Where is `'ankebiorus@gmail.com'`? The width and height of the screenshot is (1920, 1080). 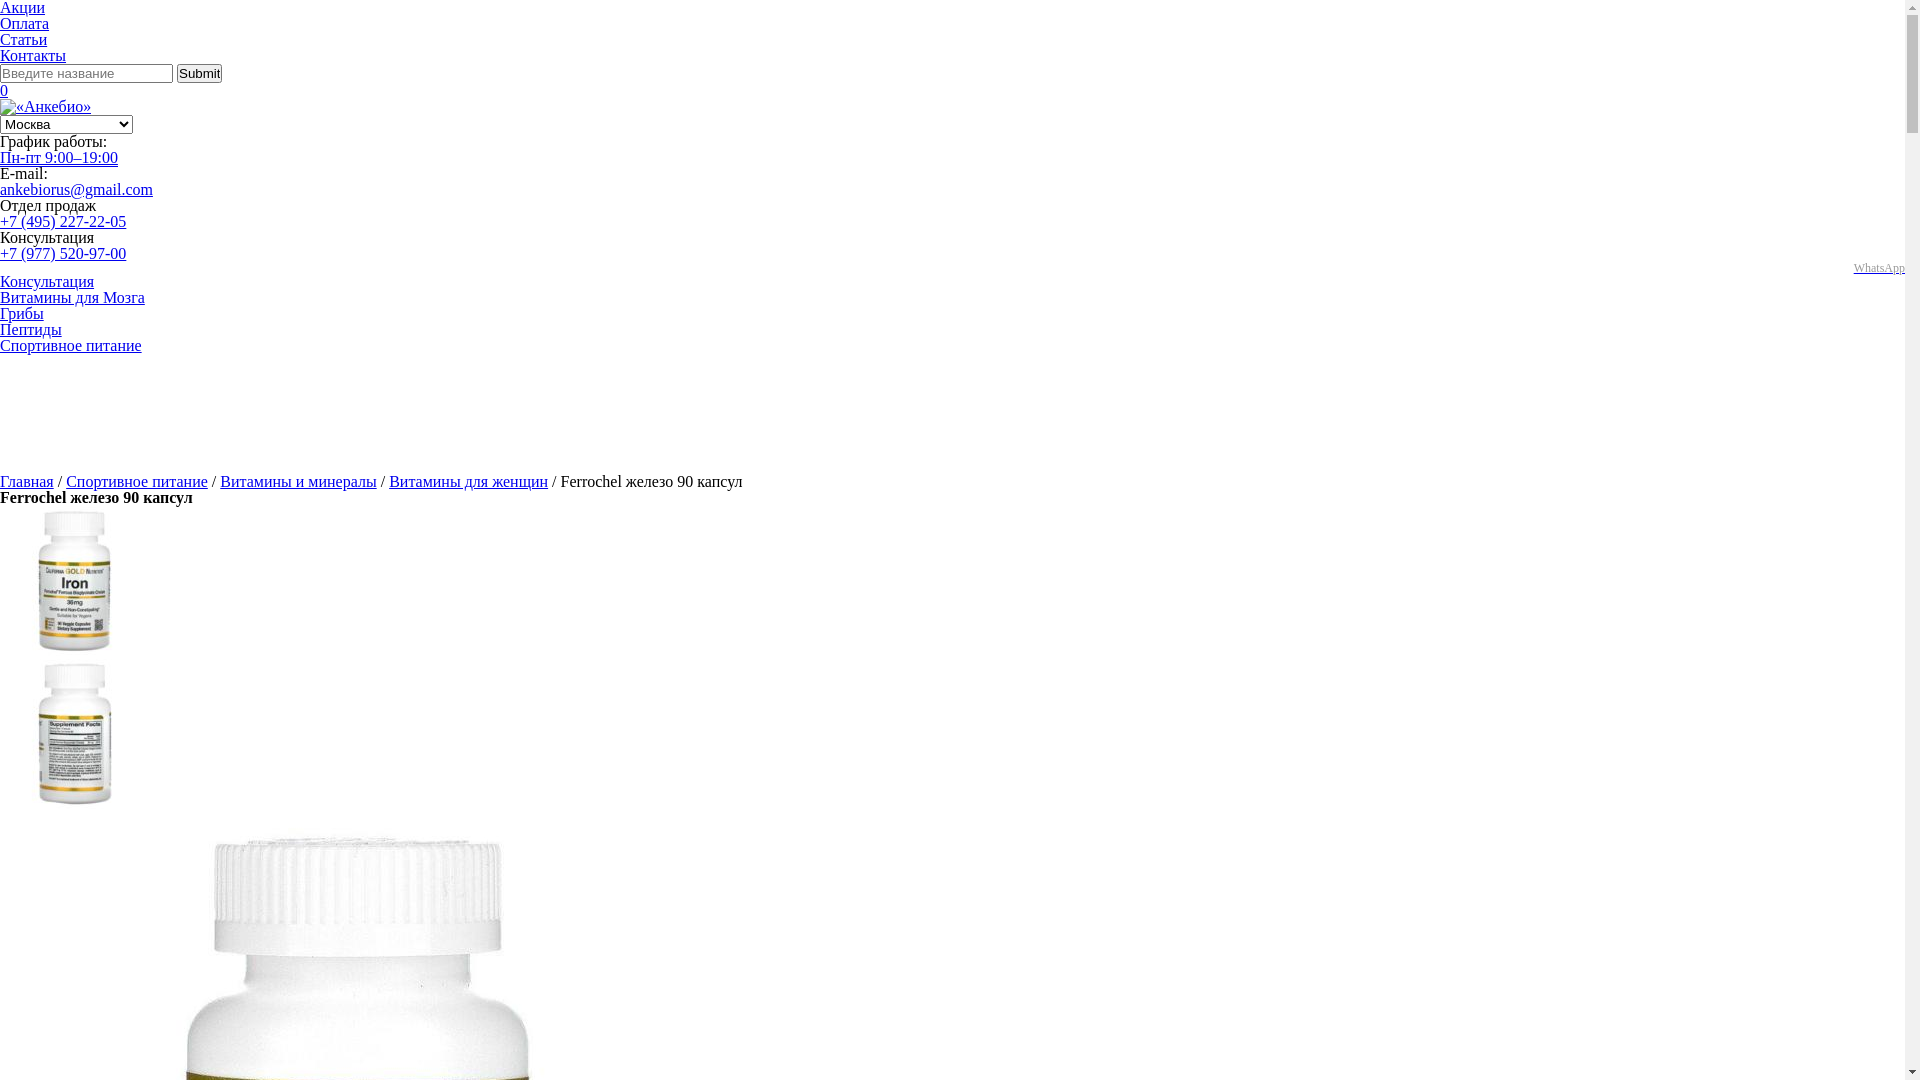 'ankebiorus@gmail.com' is located at coordinates (76, 189).